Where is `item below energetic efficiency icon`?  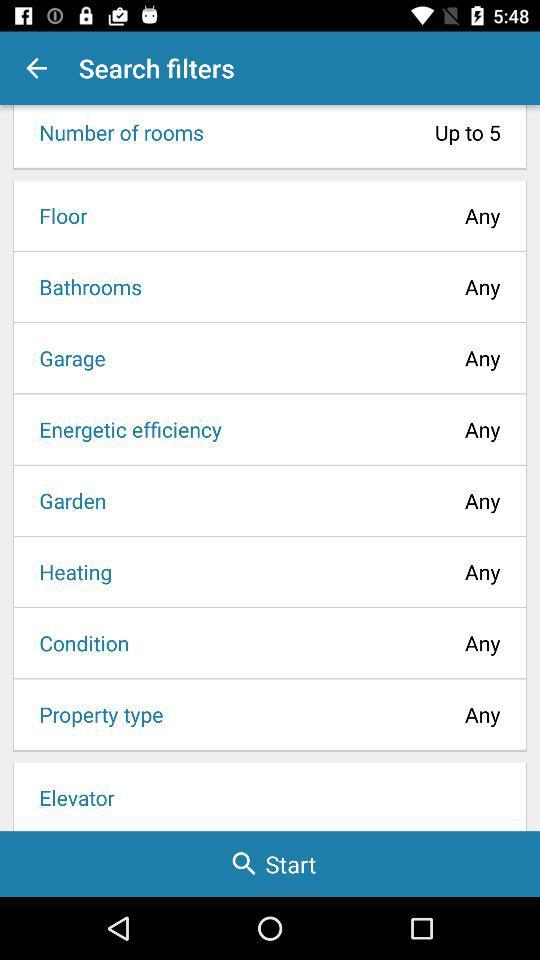
item below energetic efficiency icon is located at coordinates (66, 499).